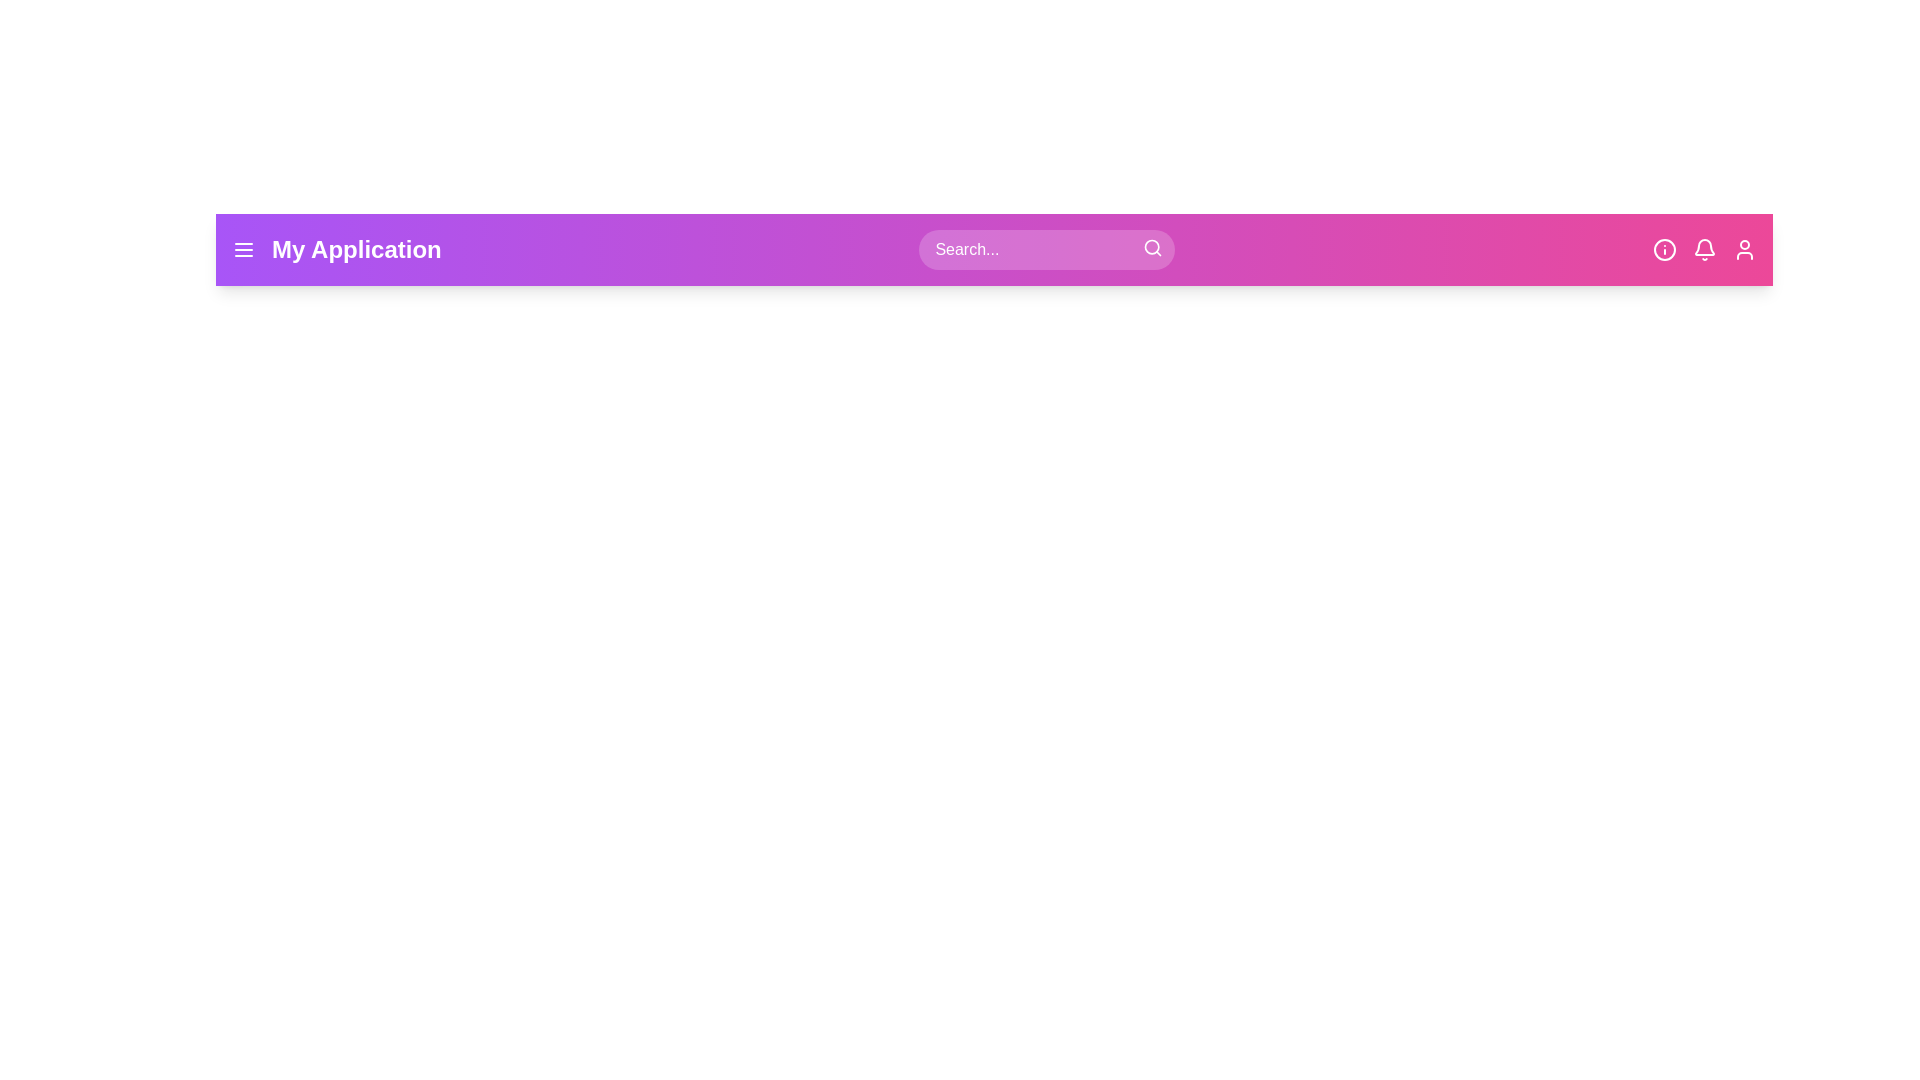 Image resolution: width=1920 pixels, height=1080 pixels. What do you see at coordinates (1744, 249) in the screenshot?
I see `the User button` at bounding box center [1744, 249].